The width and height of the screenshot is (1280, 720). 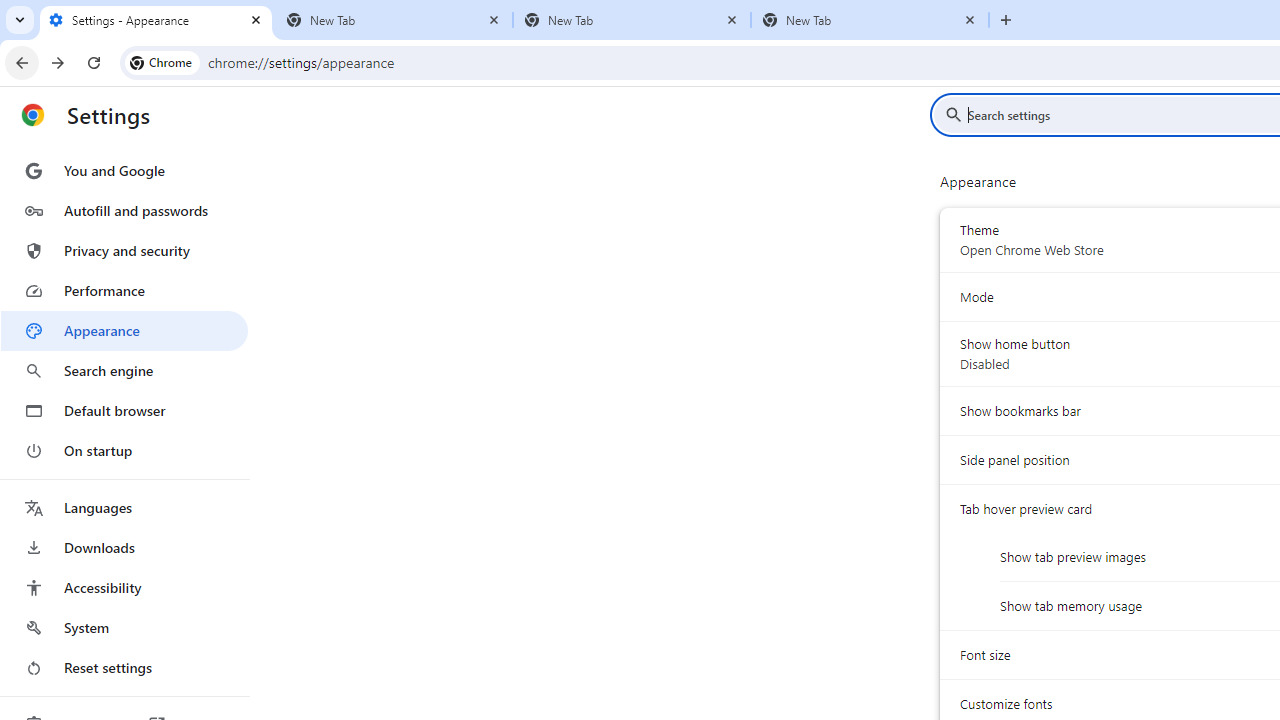 I want to click on 'Autofill and passwords', so click(x=123, y=210).